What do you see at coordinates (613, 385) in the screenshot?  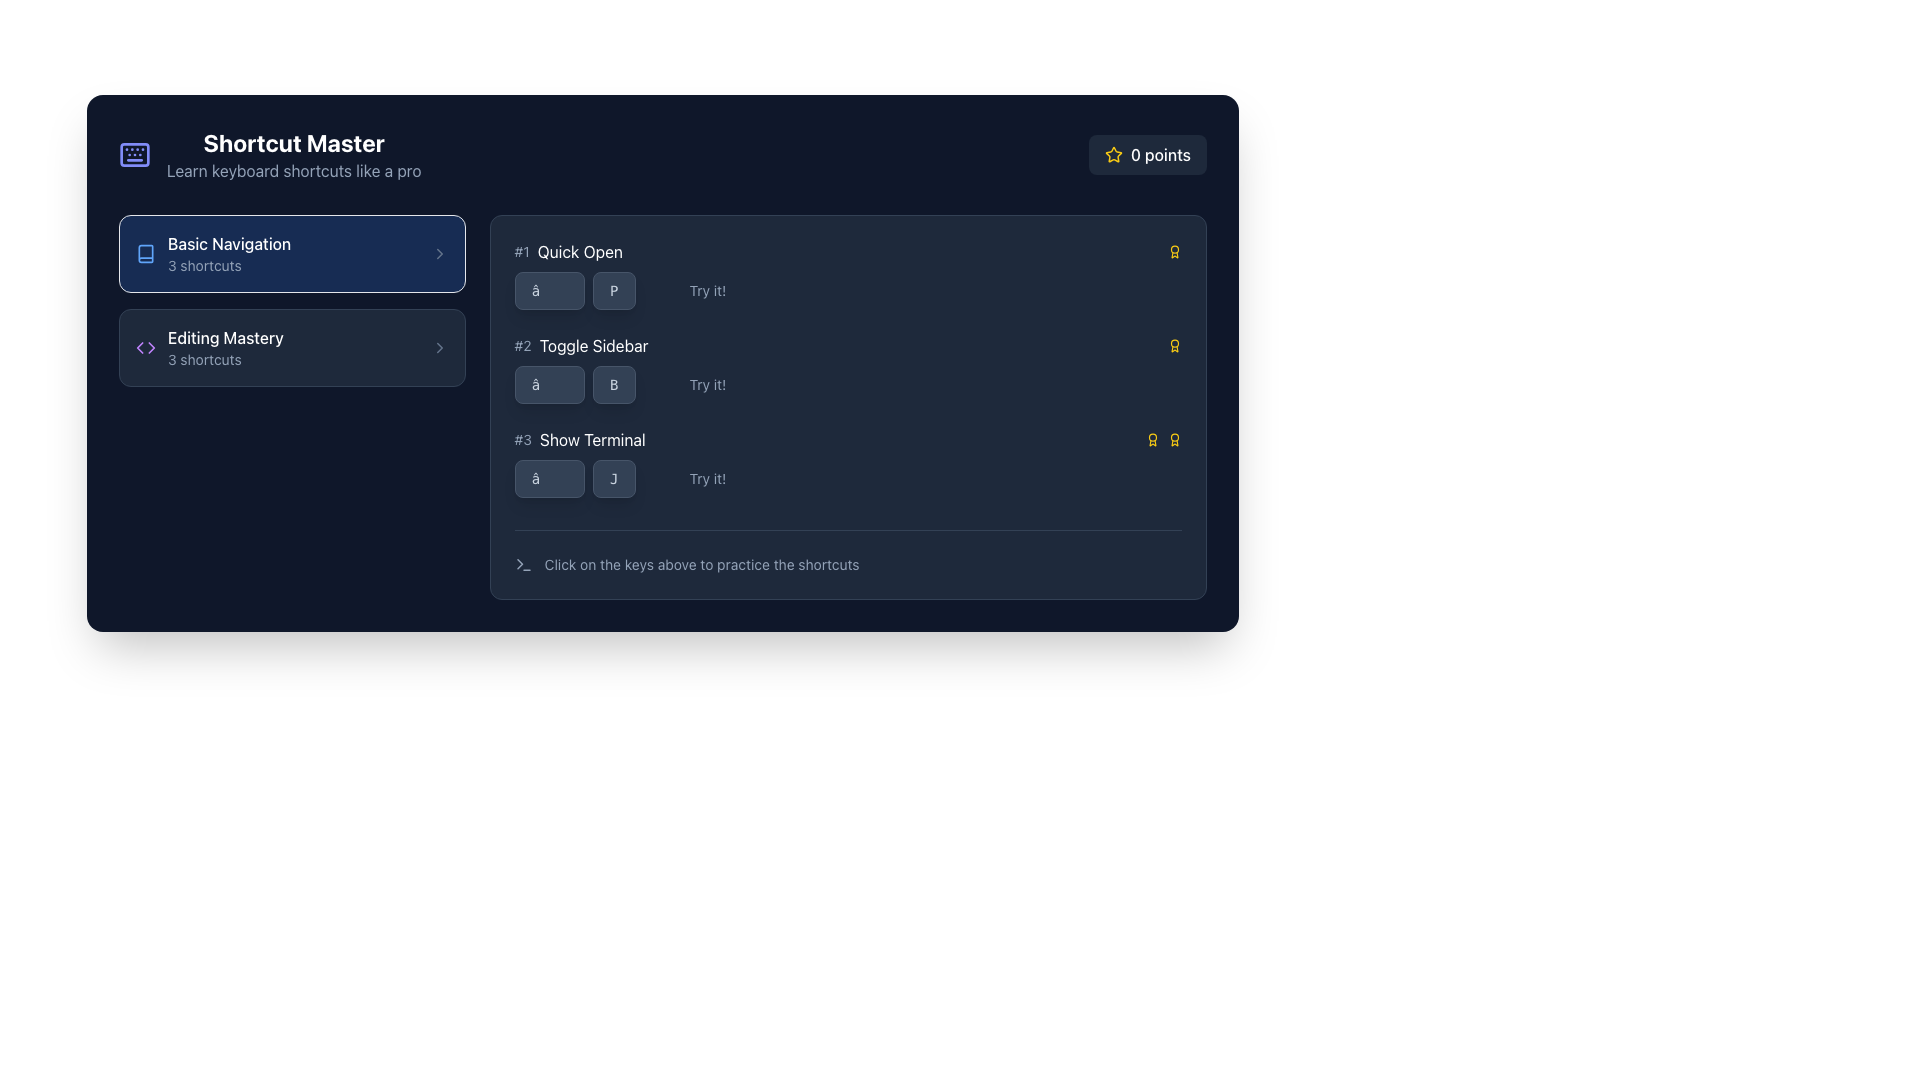 I see `the rectangular button displaying 'B' in light slate color located under the 'Toggle Sidebar' action in the second row of the interface's shortcut section` at bounding box center [613, 385].